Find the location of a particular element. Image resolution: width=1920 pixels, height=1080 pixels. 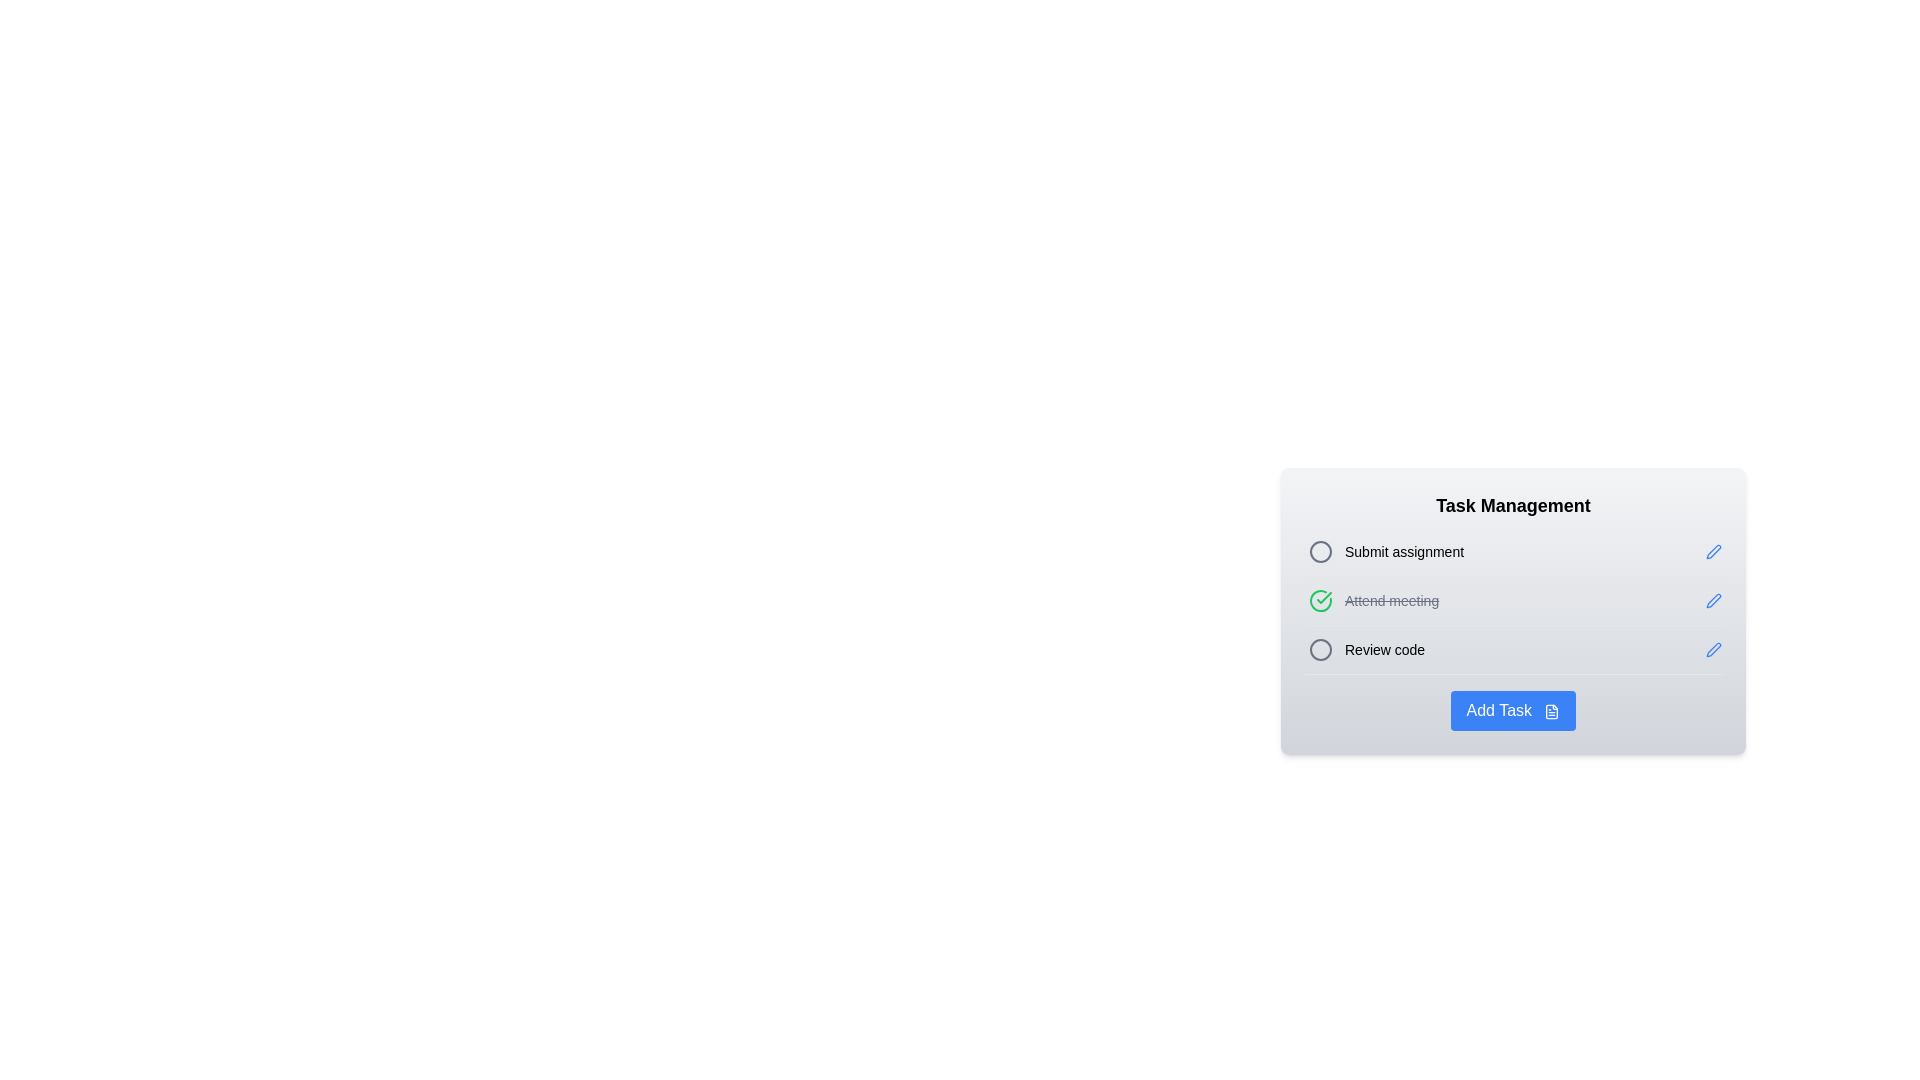

the completed task item "Attend meeting" in the task management interface, which is marked with a strikethrough and a green check icon, located between the tasks "Submit assignment" and "Review code." is located at coordinates (1371, 600).